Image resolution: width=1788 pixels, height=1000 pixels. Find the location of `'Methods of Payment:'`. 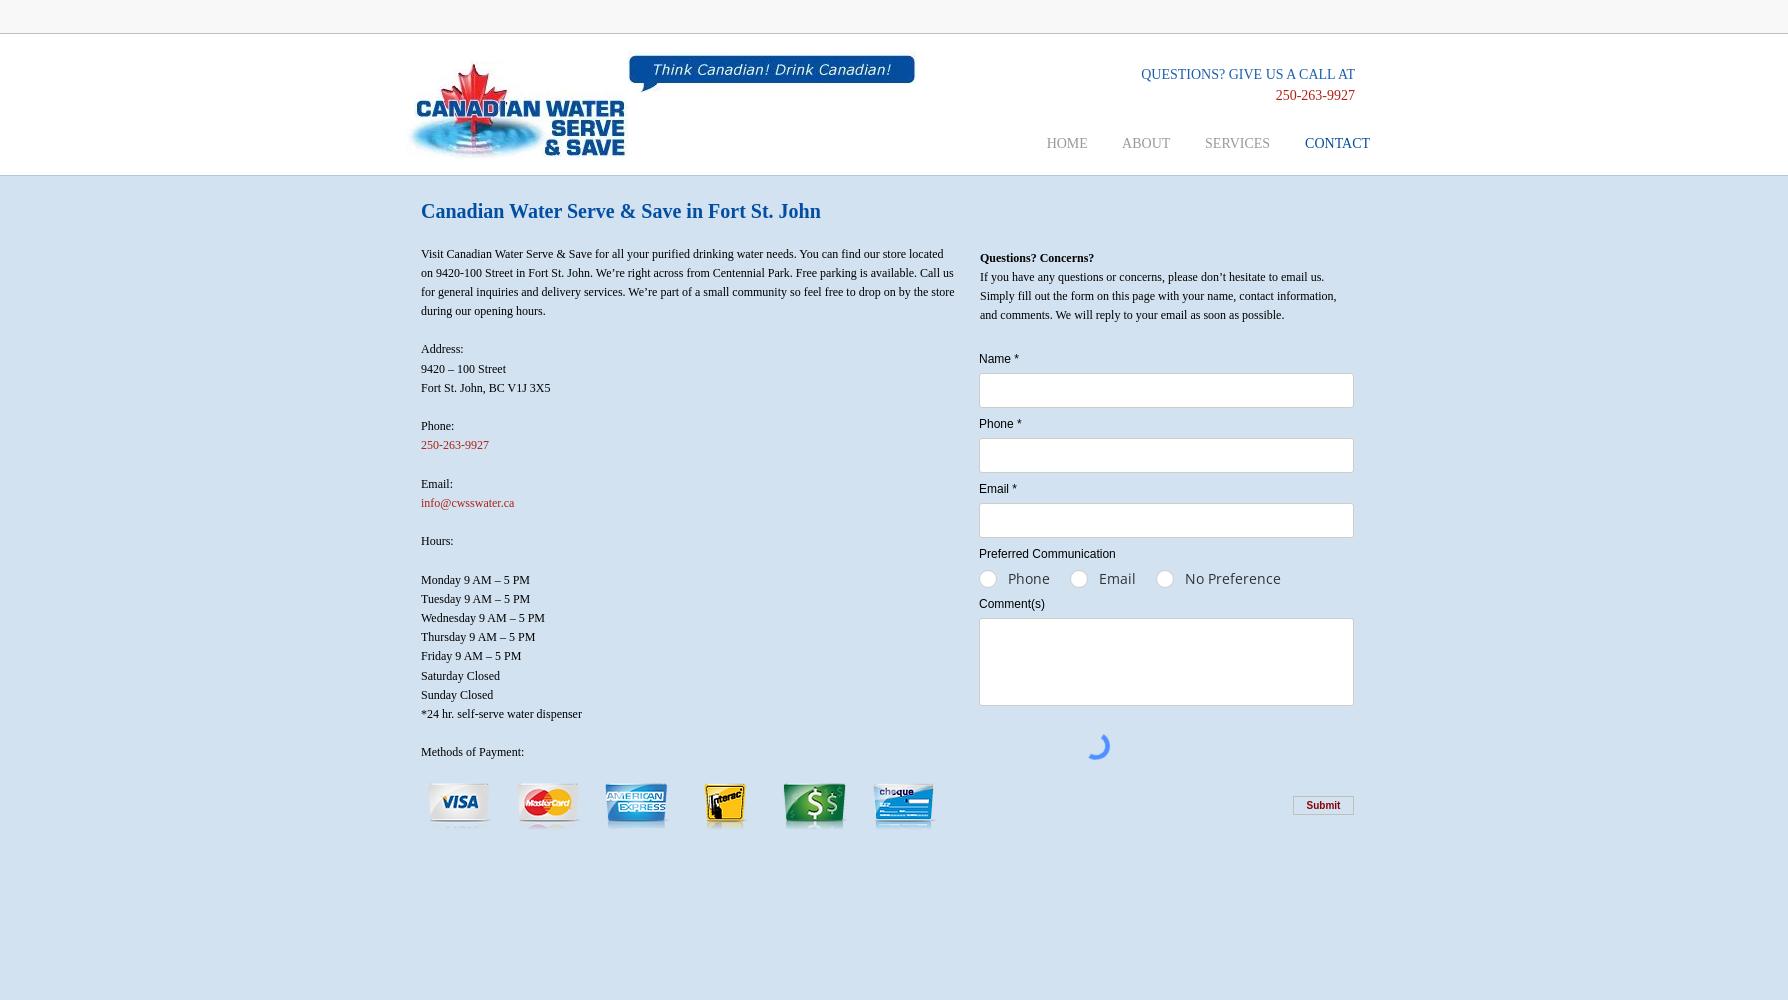

'Methods of Payment:' is located at coordinates (472, 752).